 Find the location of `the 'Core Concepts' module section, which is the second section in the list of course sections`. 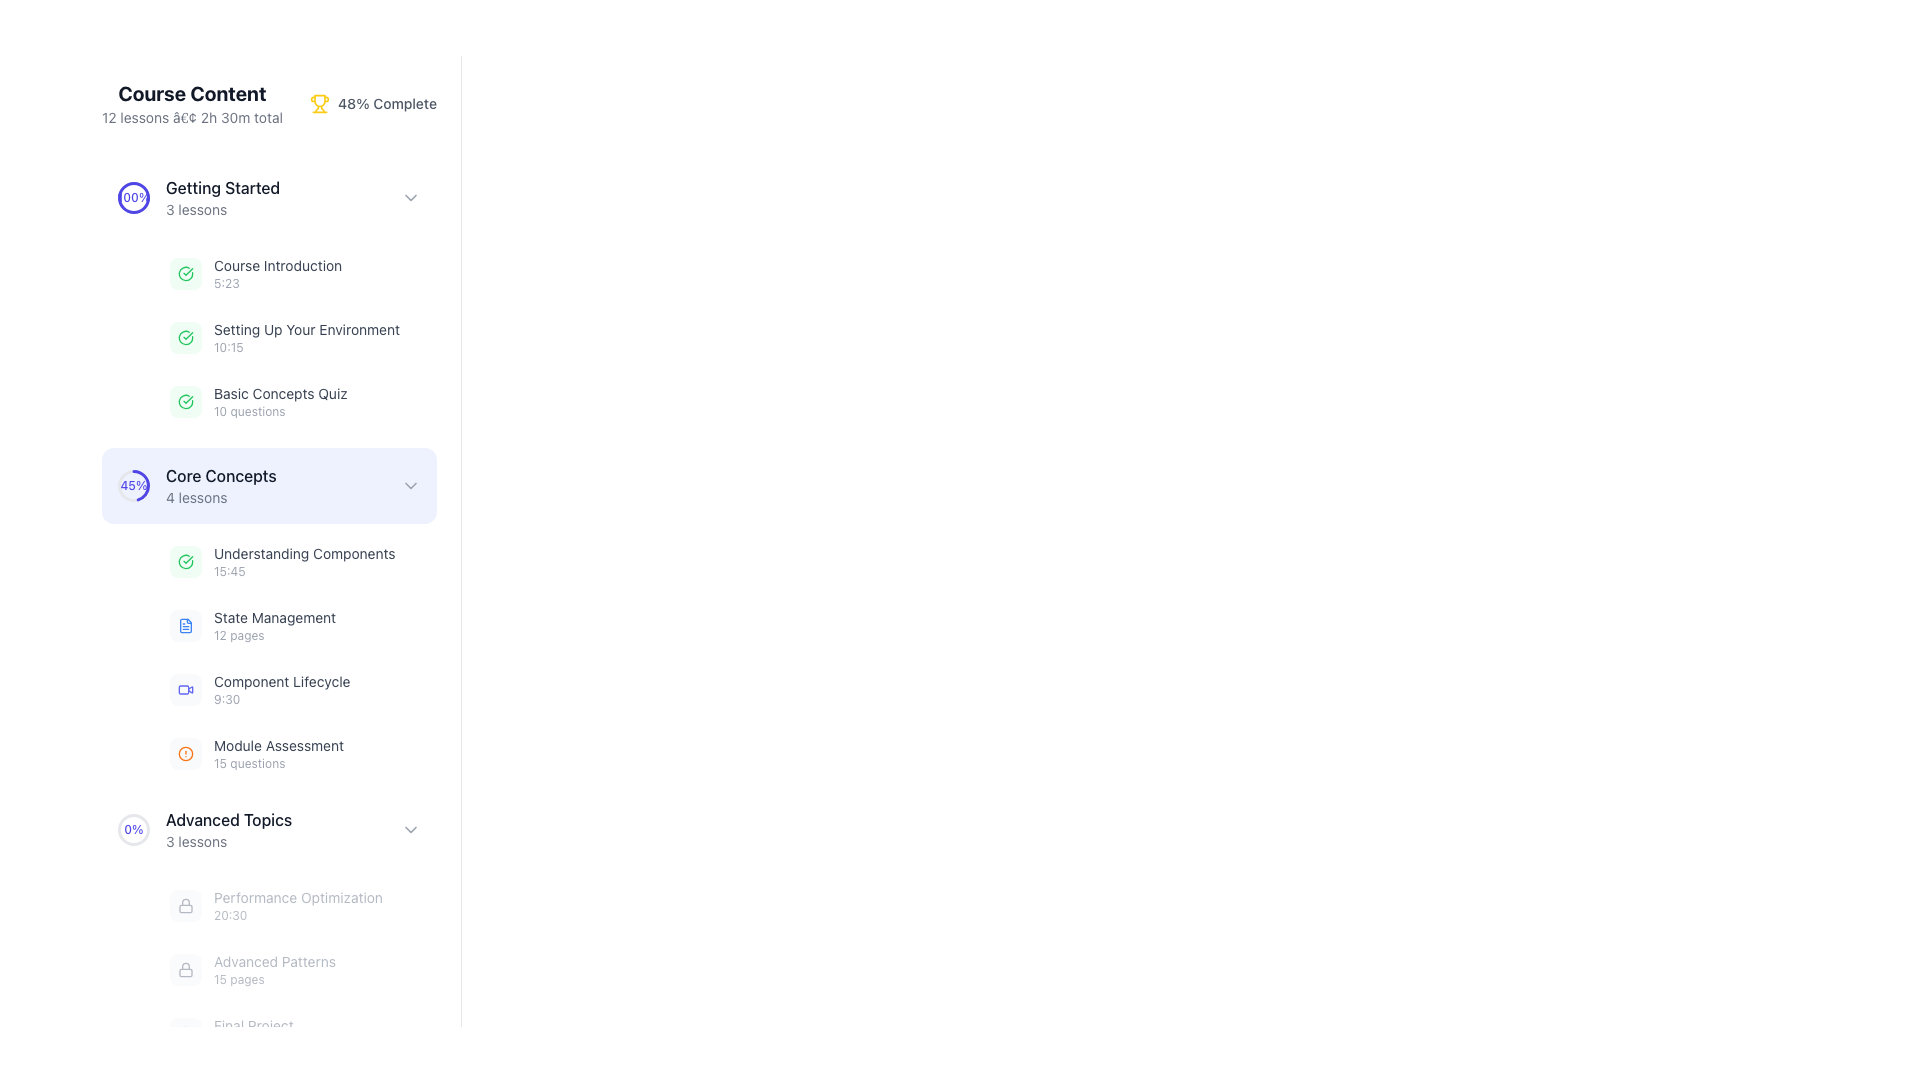

the 'Core Concepts' module section, which is the second section in the list of course sections is located at coordinates (268, 615).